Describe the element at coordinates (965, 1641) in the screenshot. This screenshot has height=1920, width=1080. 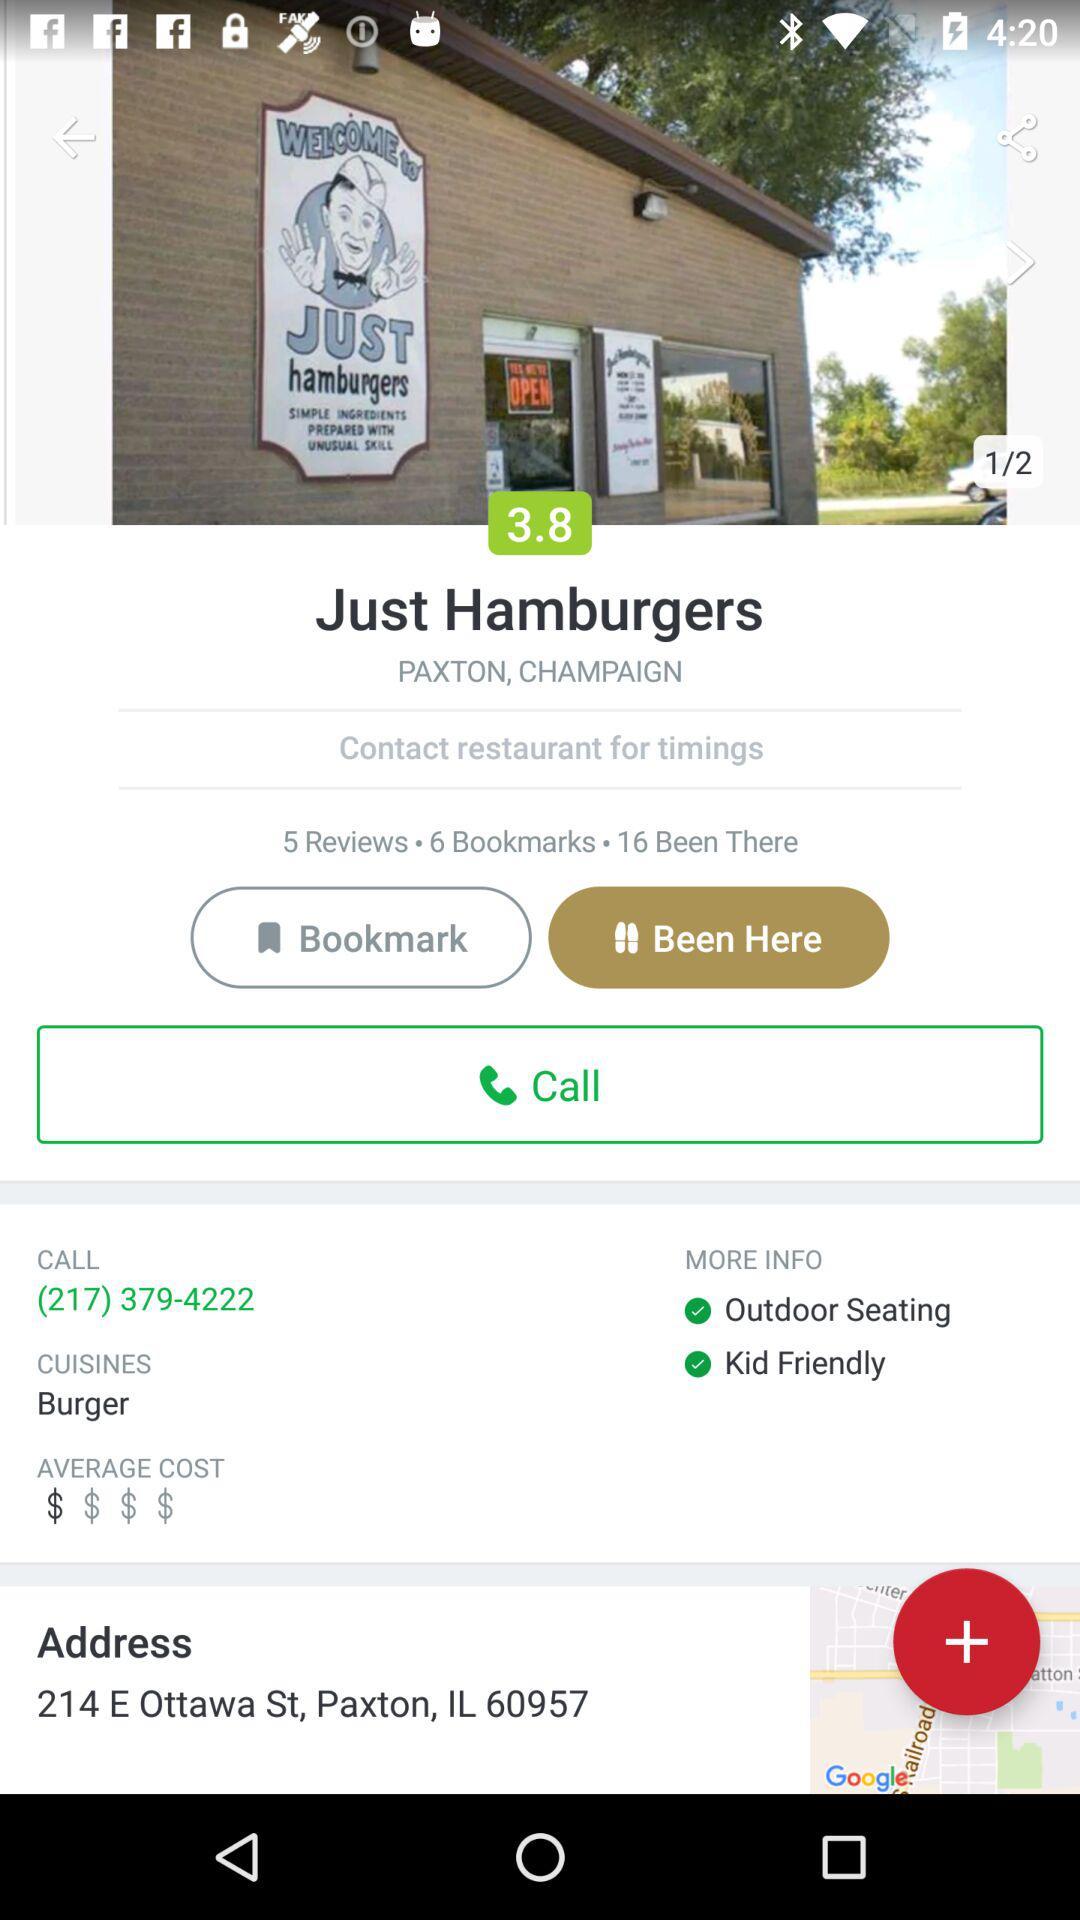
I see `the add icon` at that location.